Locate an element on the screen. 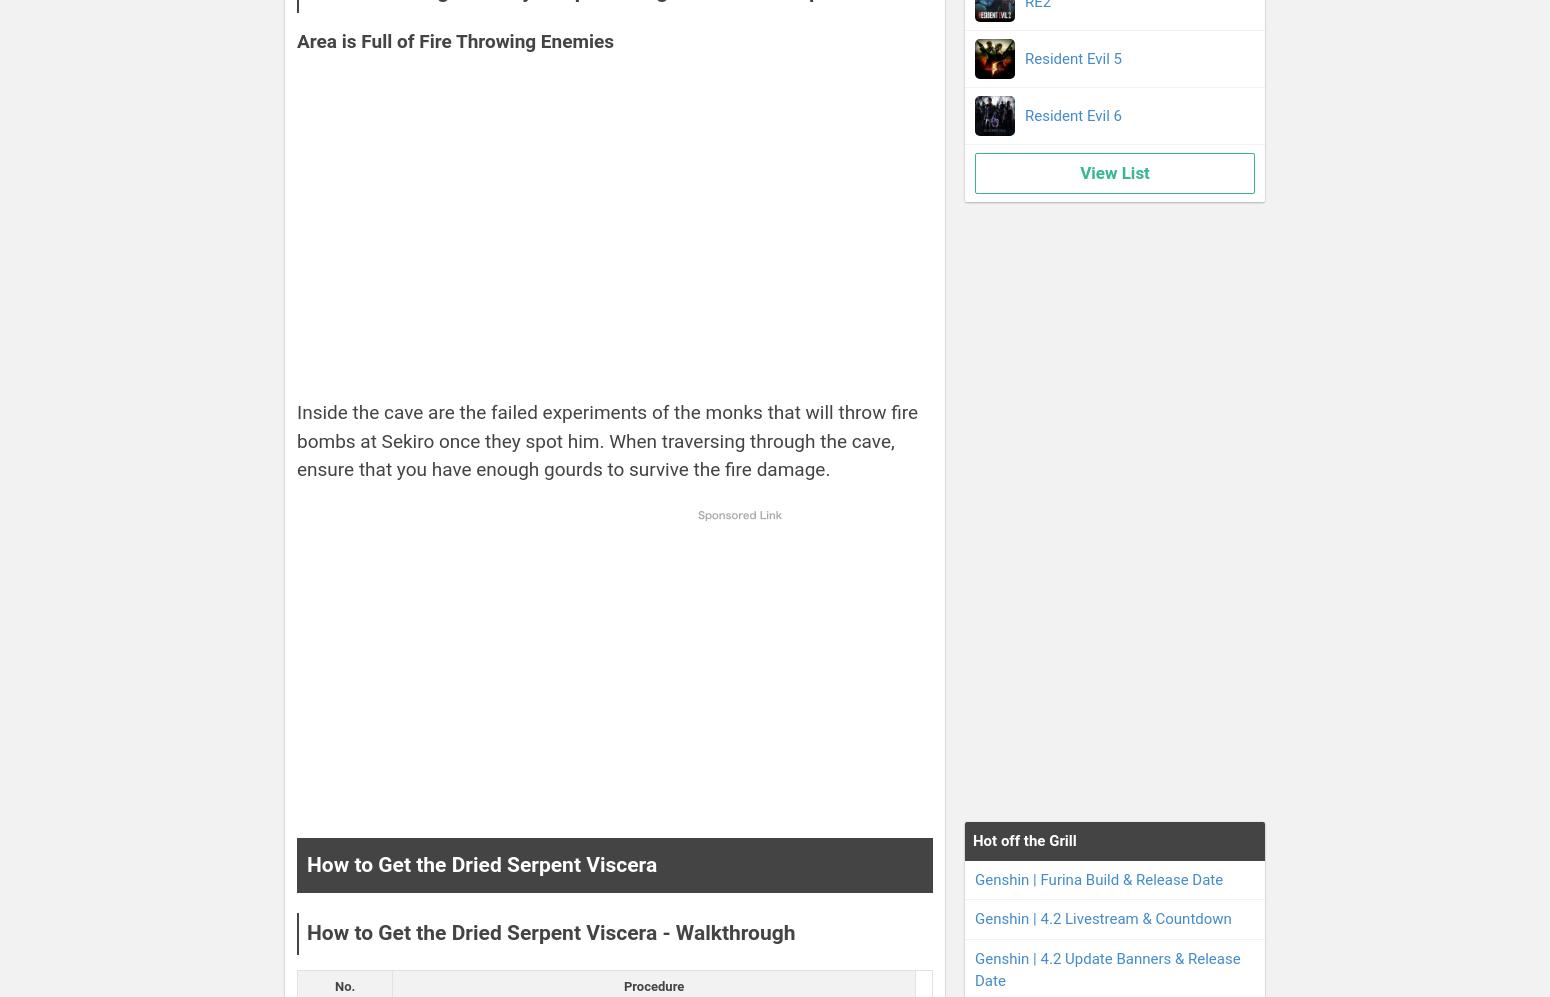 This screenshot has height=997, width=1550. 'Hot off the Grill' is located at coordinates (1024, 840).